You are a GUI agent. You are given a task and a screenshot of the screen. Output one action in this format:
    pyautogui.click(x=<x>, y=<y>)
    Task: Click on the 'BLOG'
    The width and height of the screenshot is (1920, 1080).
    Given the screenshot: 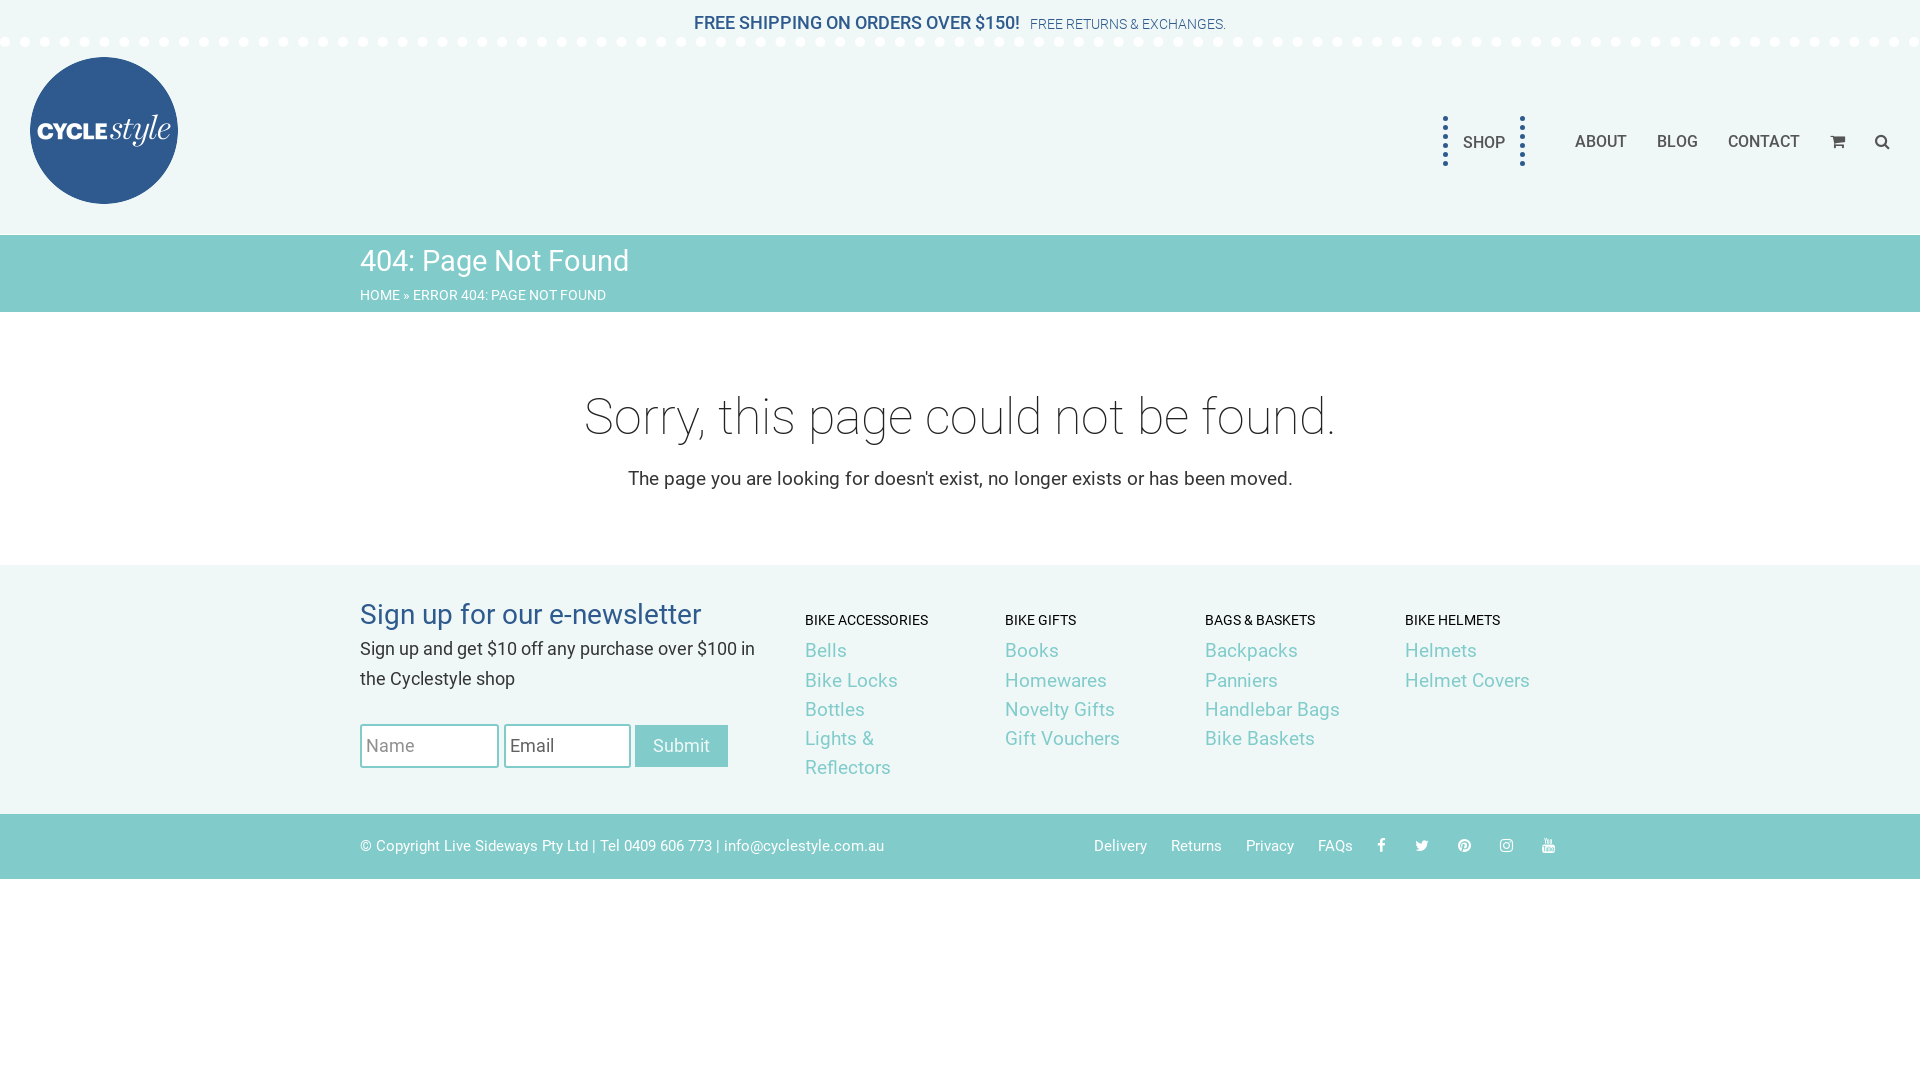 What is the action you would take?
    pyautogui.click(x=1677, y=140)
    